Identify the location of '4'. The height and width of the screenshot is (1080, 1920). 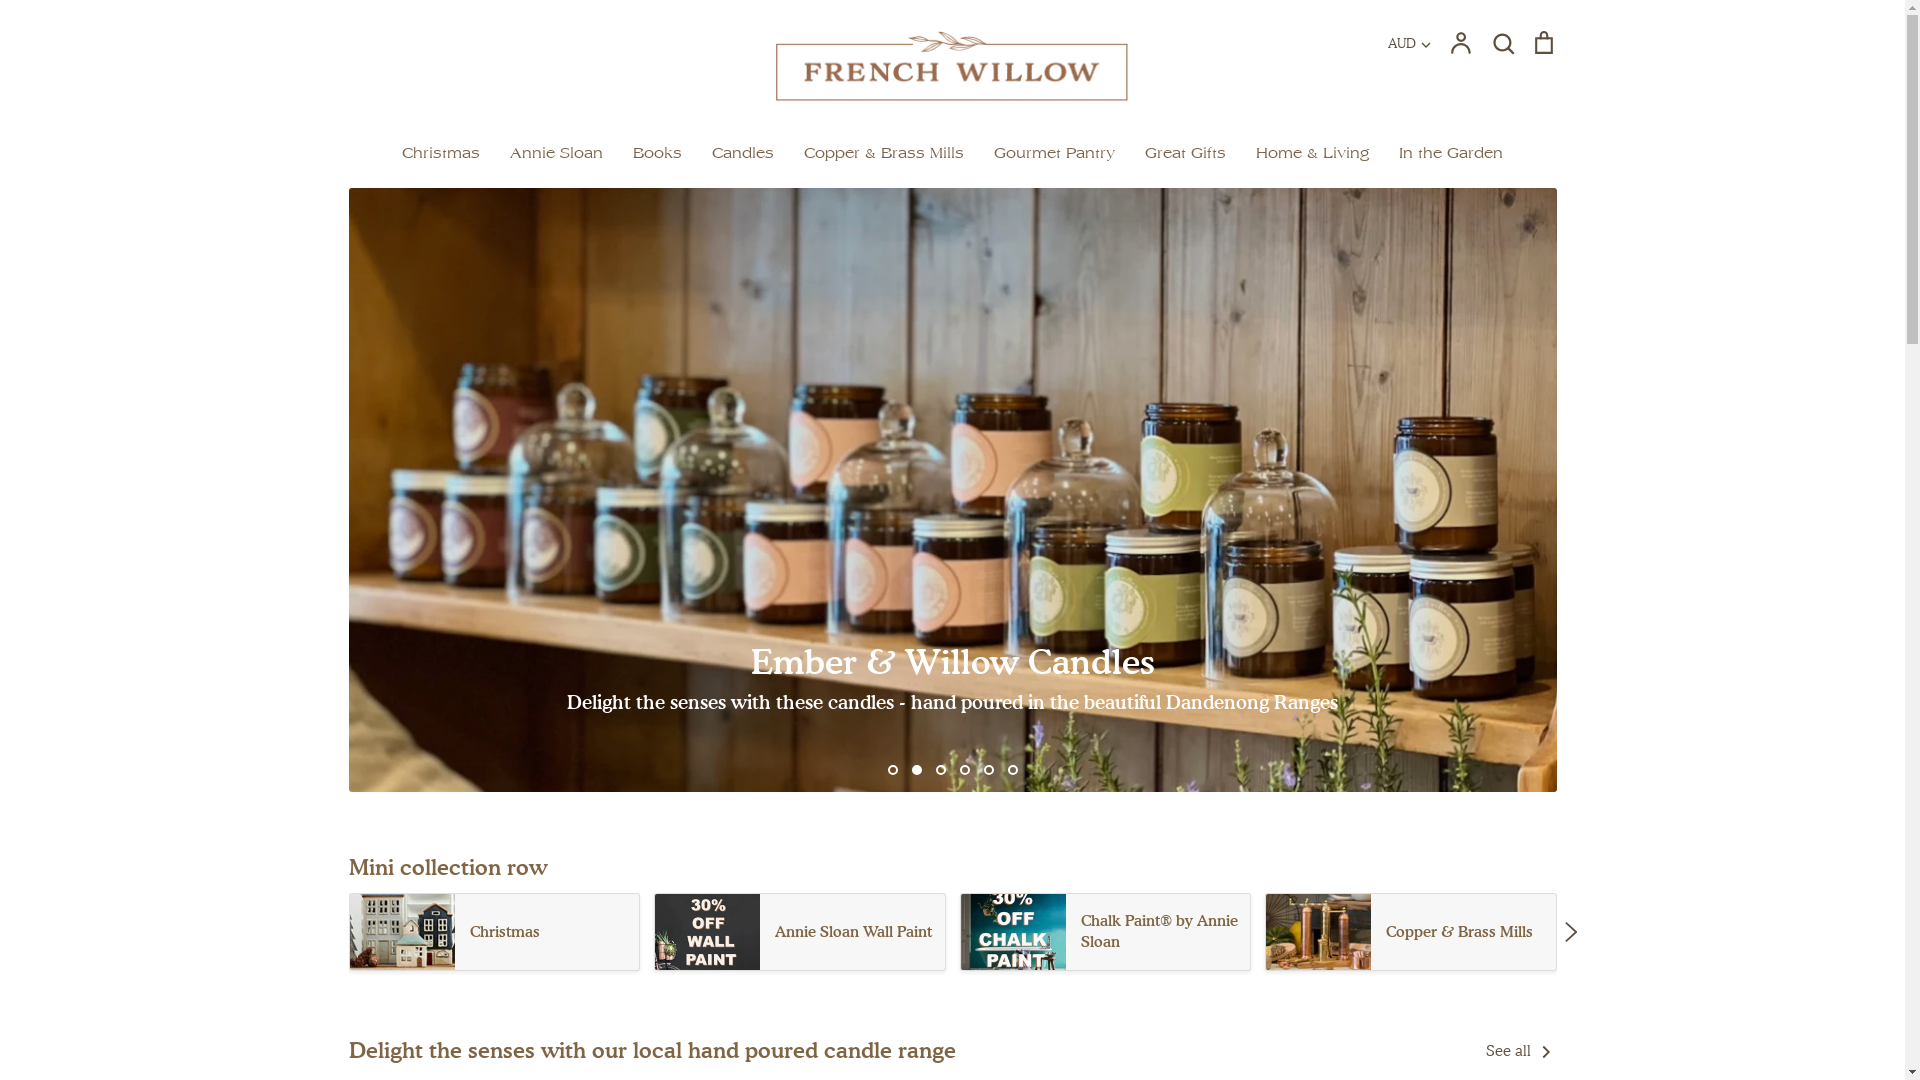
(964, 769).